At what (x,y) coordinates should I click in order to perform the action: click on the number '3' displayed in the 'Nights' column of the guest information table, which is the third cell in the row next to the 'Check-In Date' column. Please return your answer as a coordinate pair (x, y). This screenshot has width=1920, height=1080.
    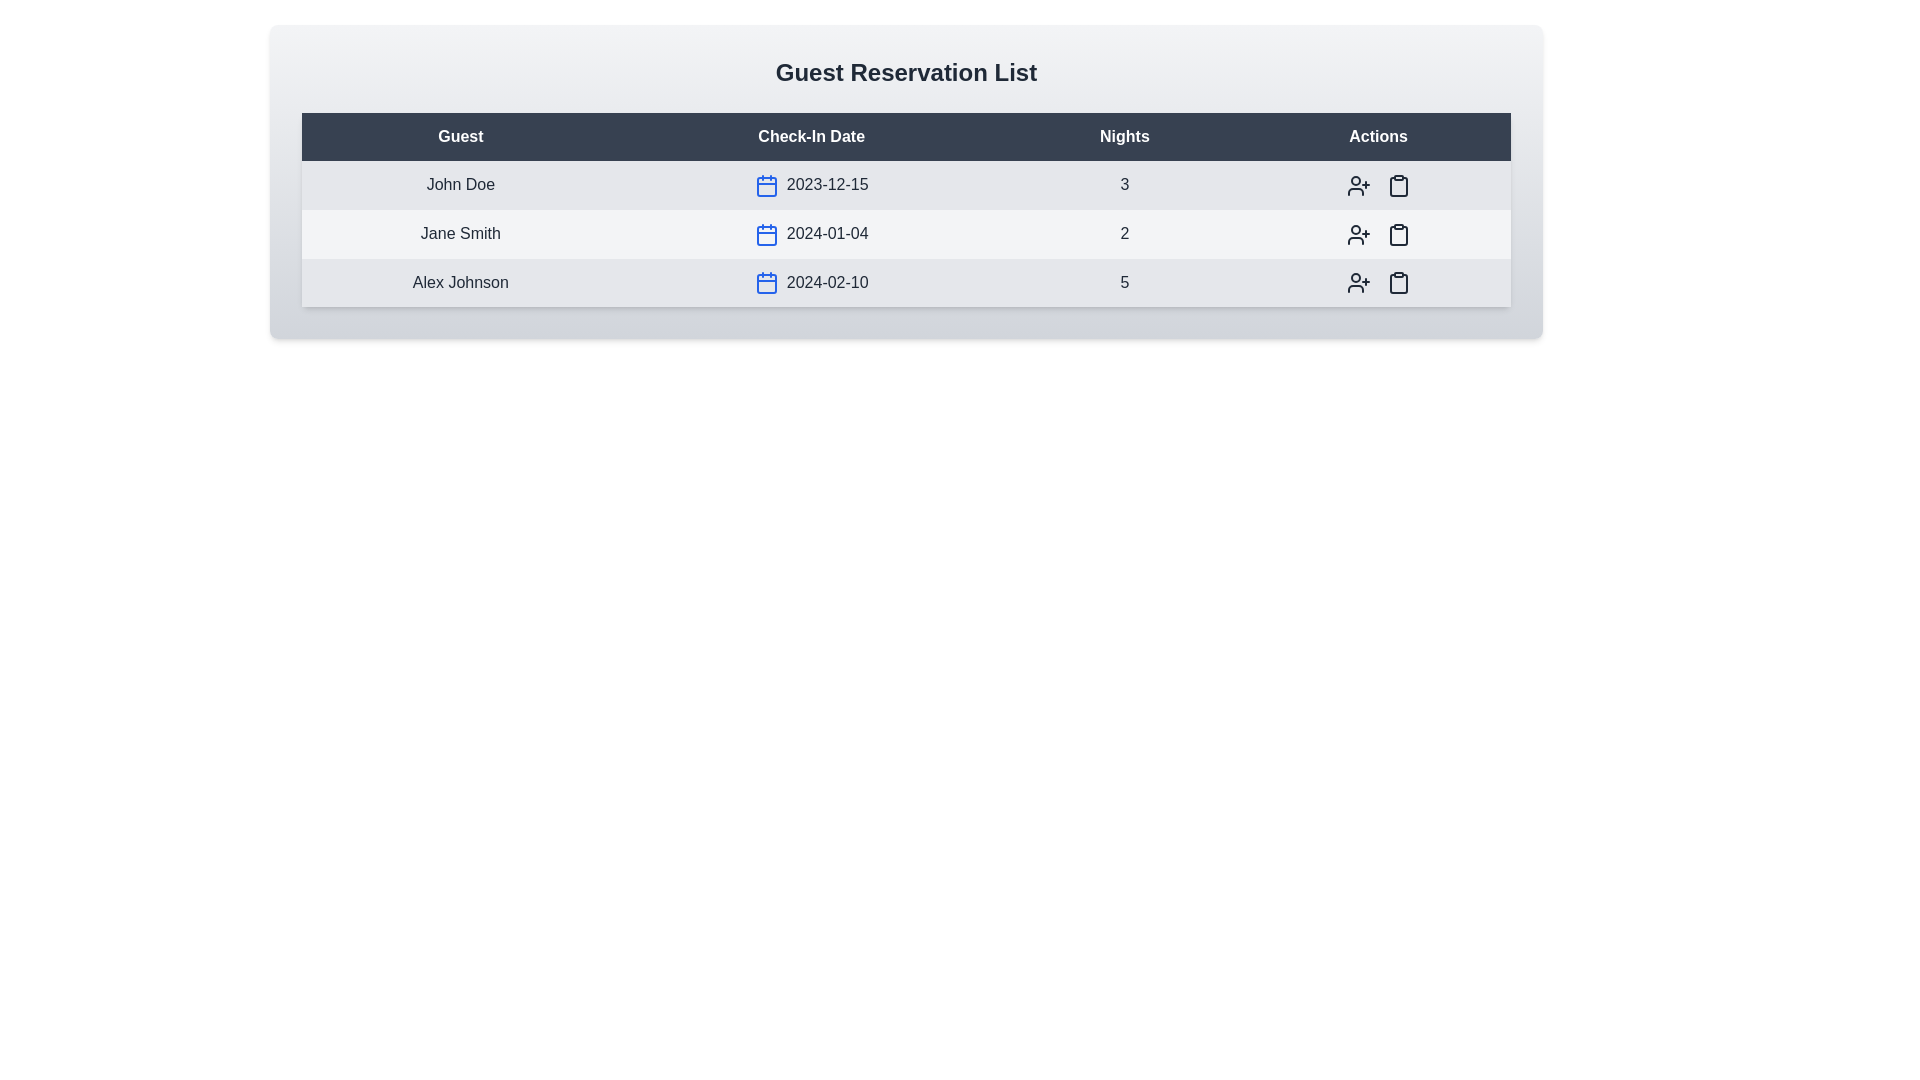
    Looking at the image, I should click on (1124, 185).